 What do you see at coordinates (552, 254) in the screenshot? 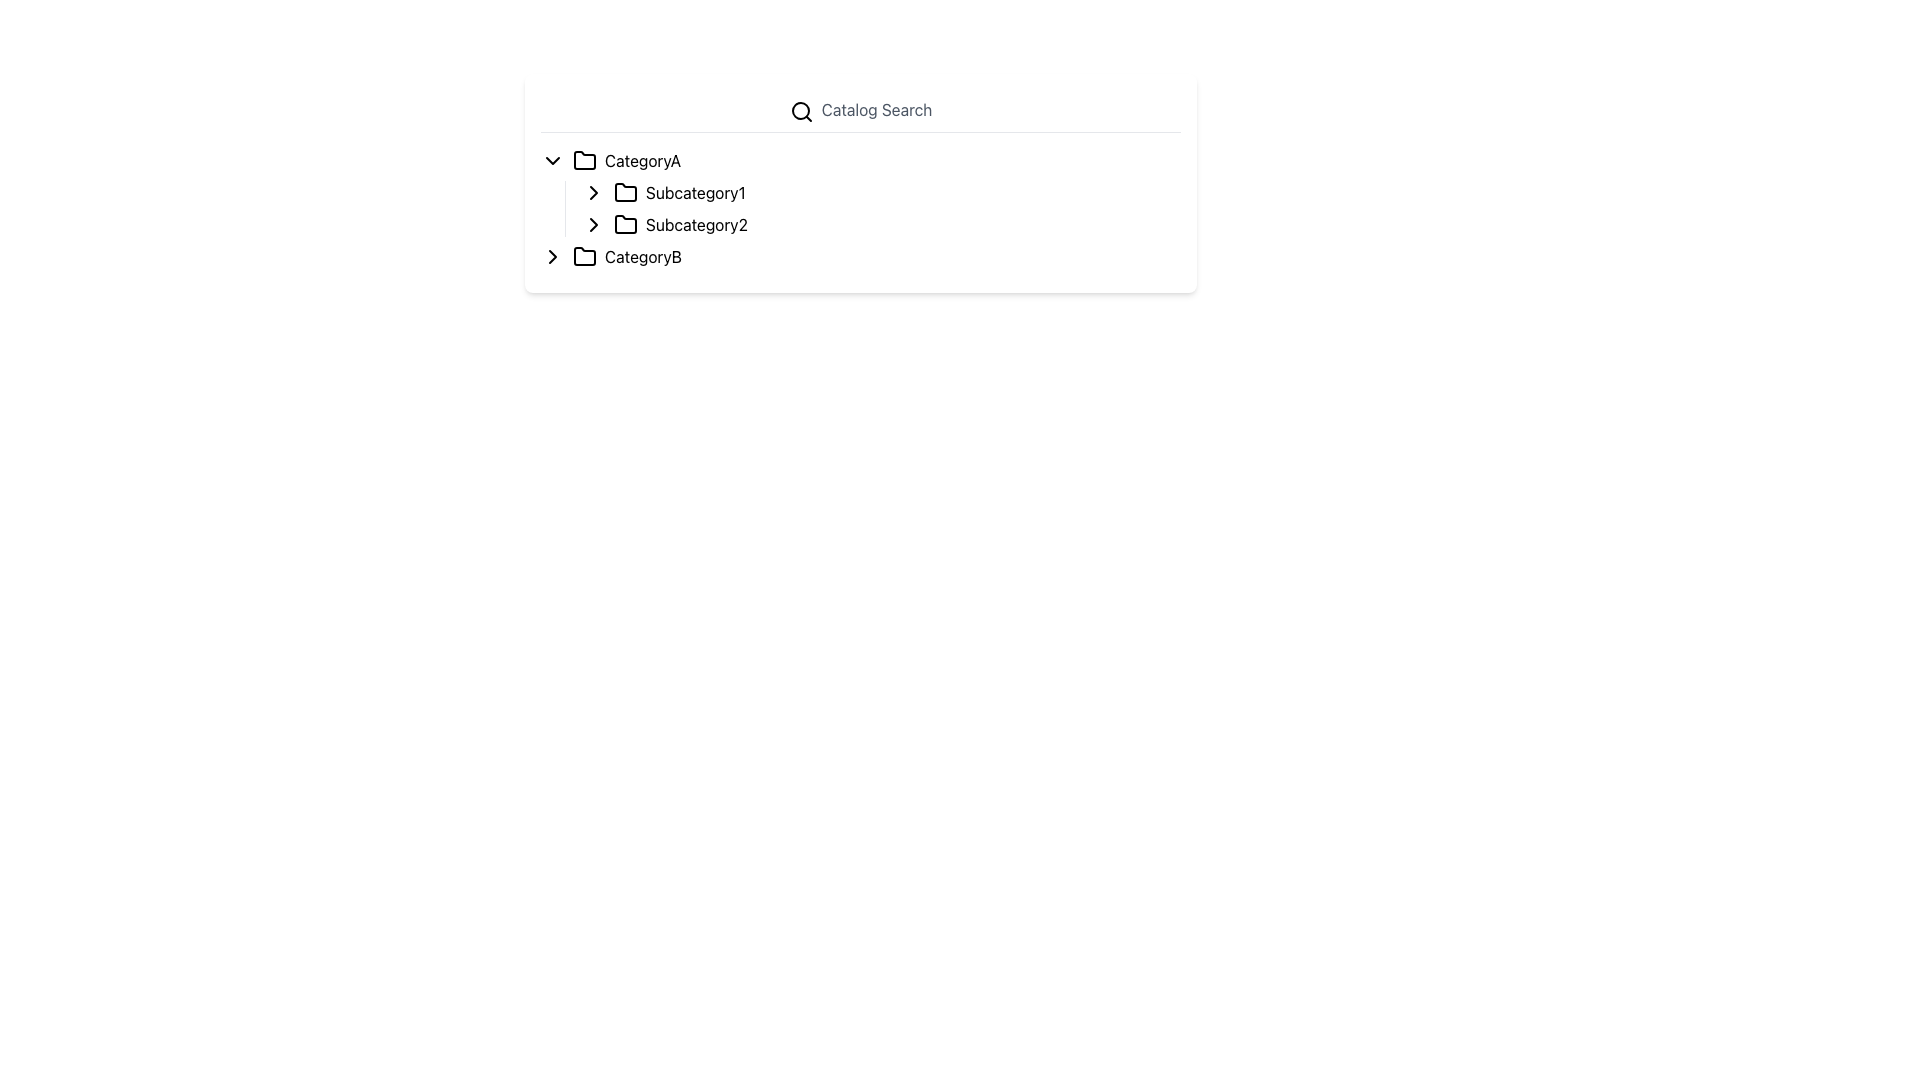
I see `the right-facing Chevron Icon located to the immediate left of the text 'CategoryB'` at bounding box center [552, 254].